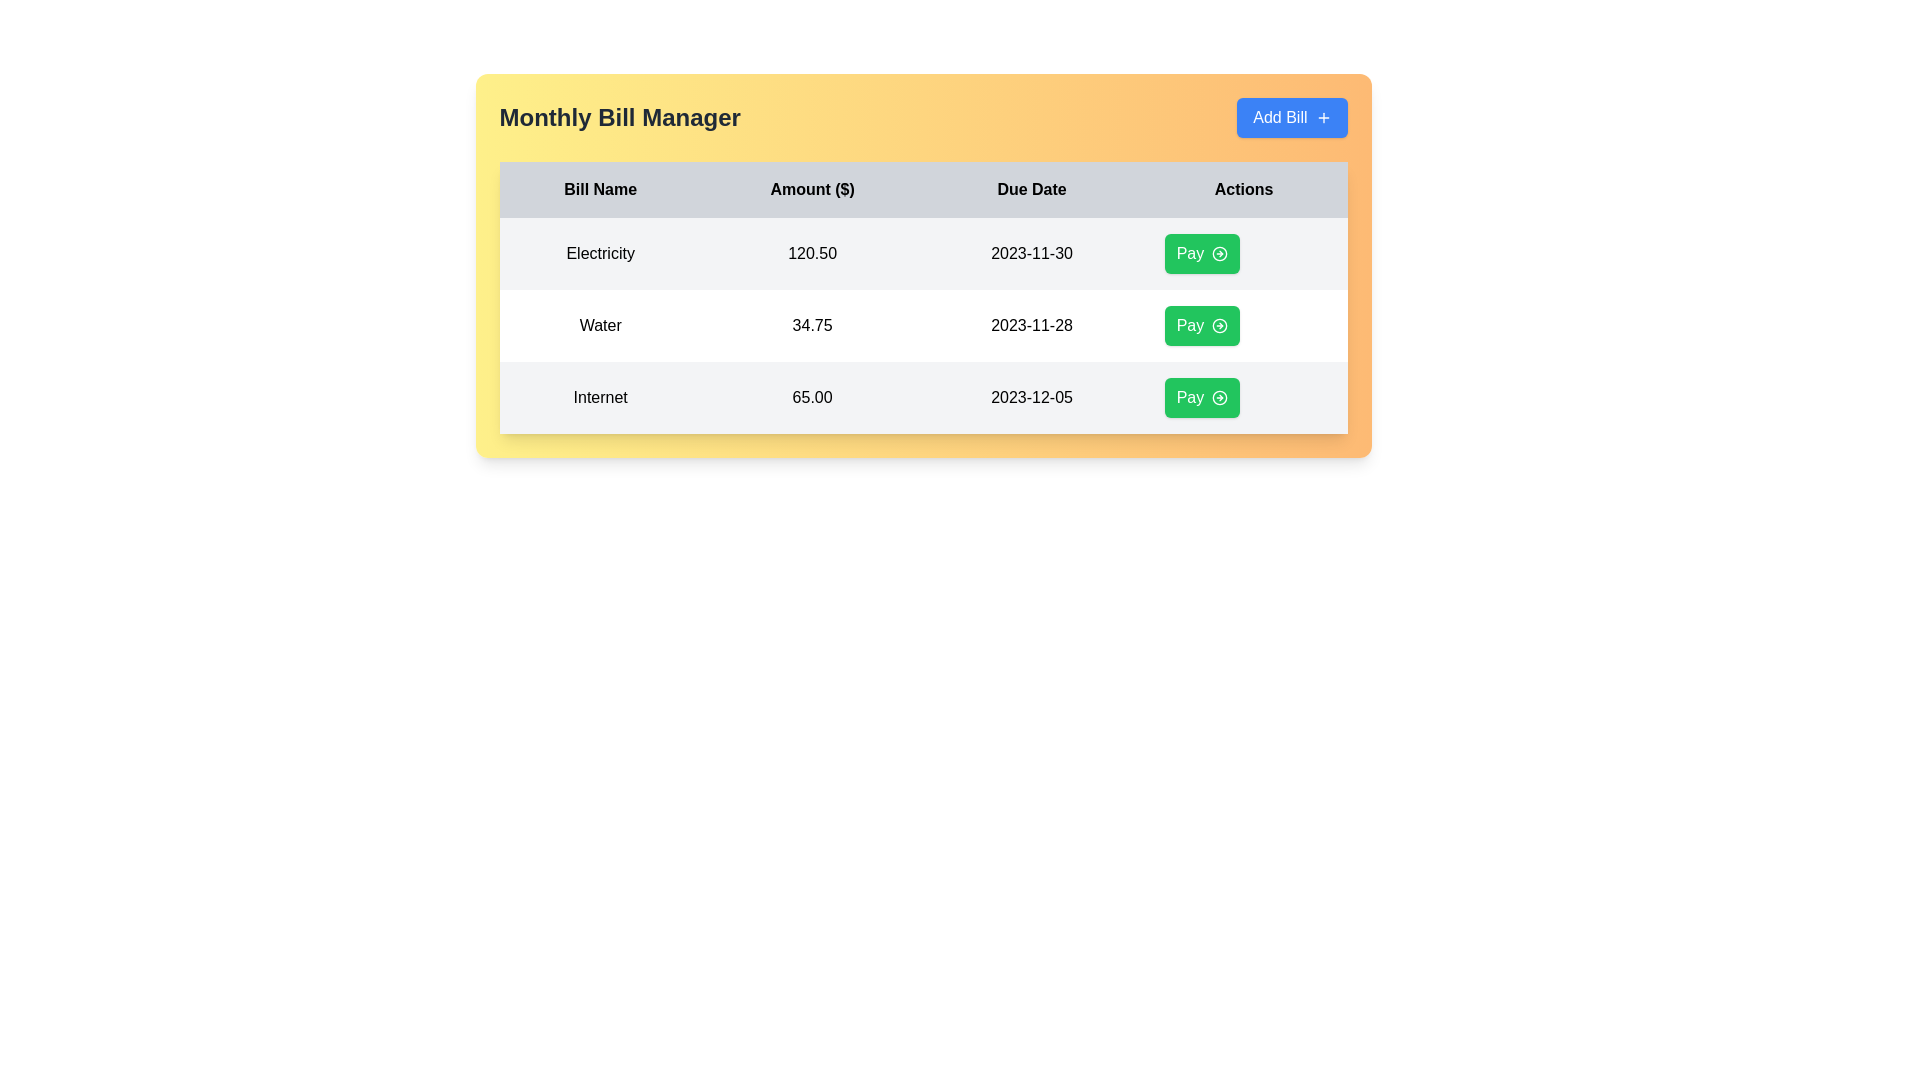 This screenshot has height=1080, width=1920. Describe the element at coordinates (1243, 397) in the screenshot. I see `the payment button located at the bottom of the Actions column in the table, aligned with the Internet bill of $65.00 due on 2023-12-05` at that location.